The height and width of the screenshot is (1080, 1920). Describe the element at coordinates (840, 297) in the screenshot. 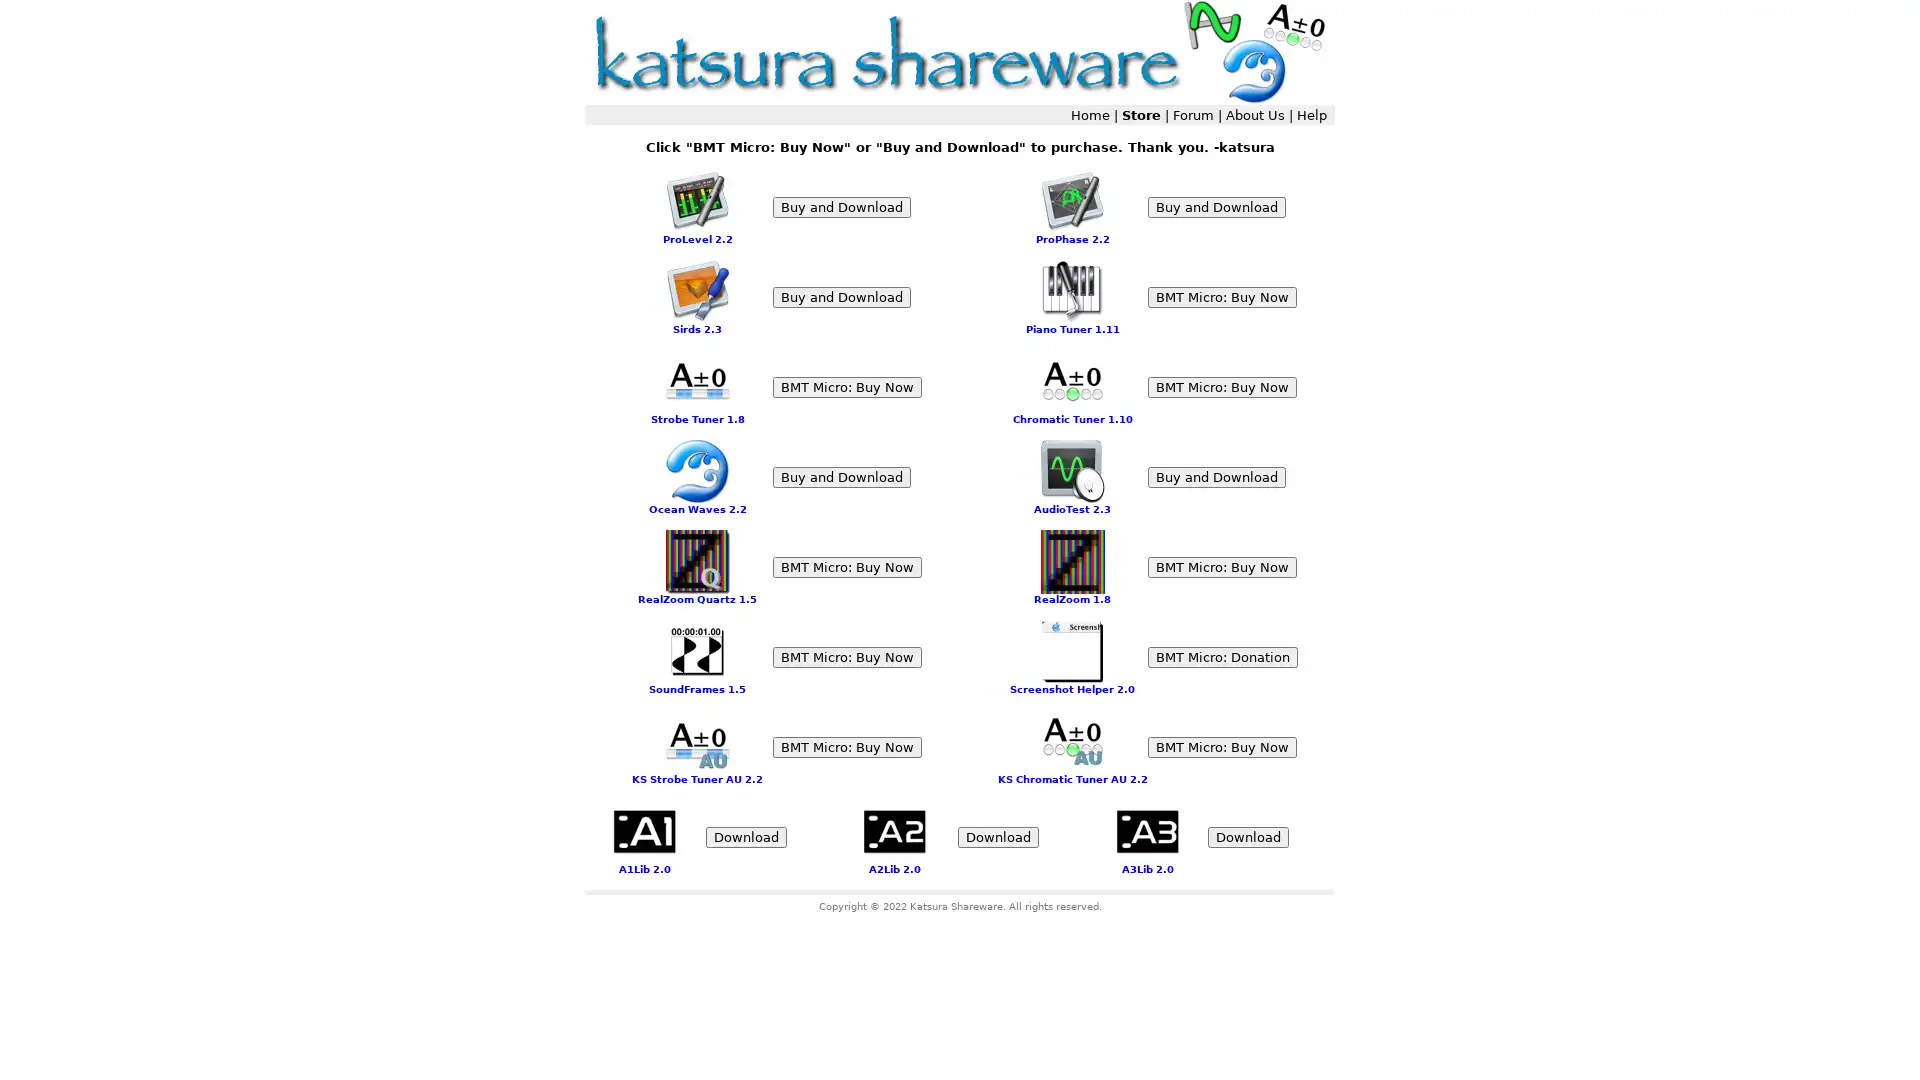

I see `Buy and Download` at that location.